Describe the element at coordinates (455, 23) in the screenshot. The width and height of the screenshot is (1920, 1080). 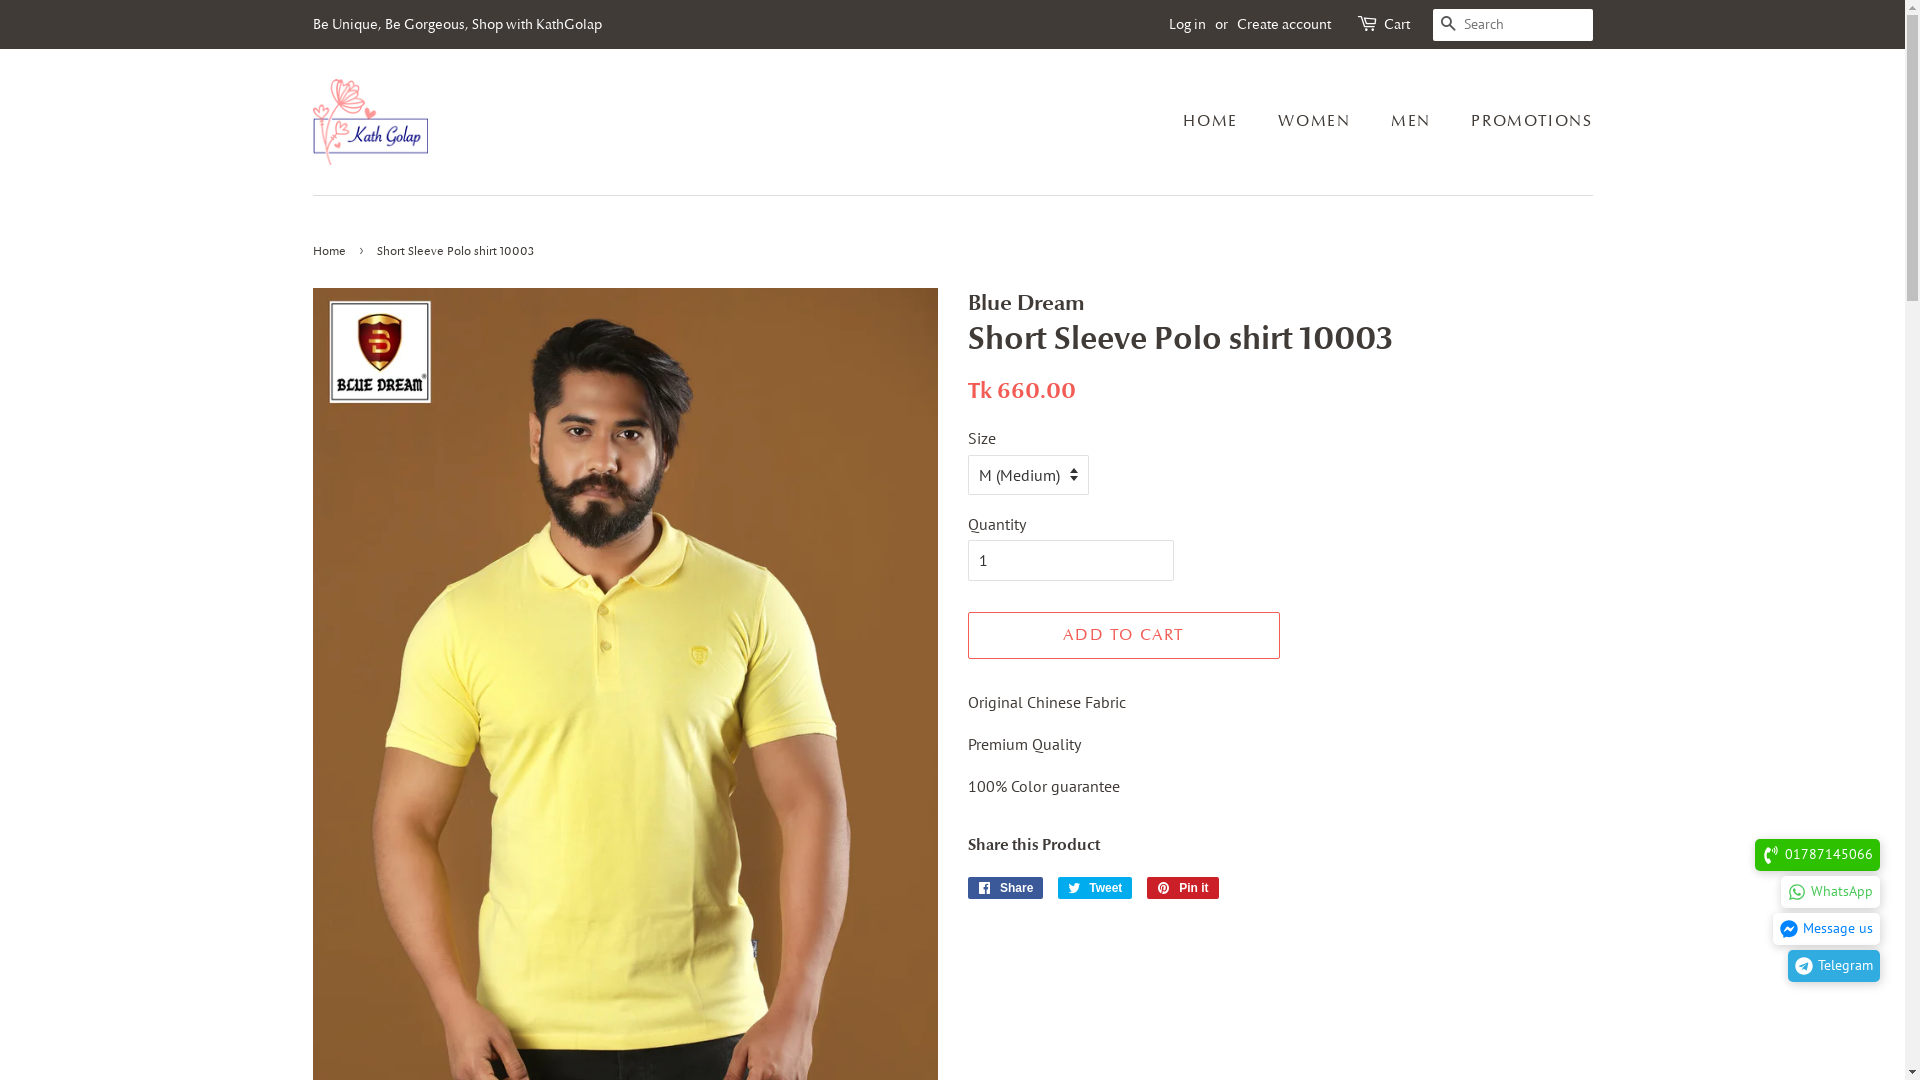
I see `'Be Unique, Be Gorgeous, Shop with KathGolap'` at that location.